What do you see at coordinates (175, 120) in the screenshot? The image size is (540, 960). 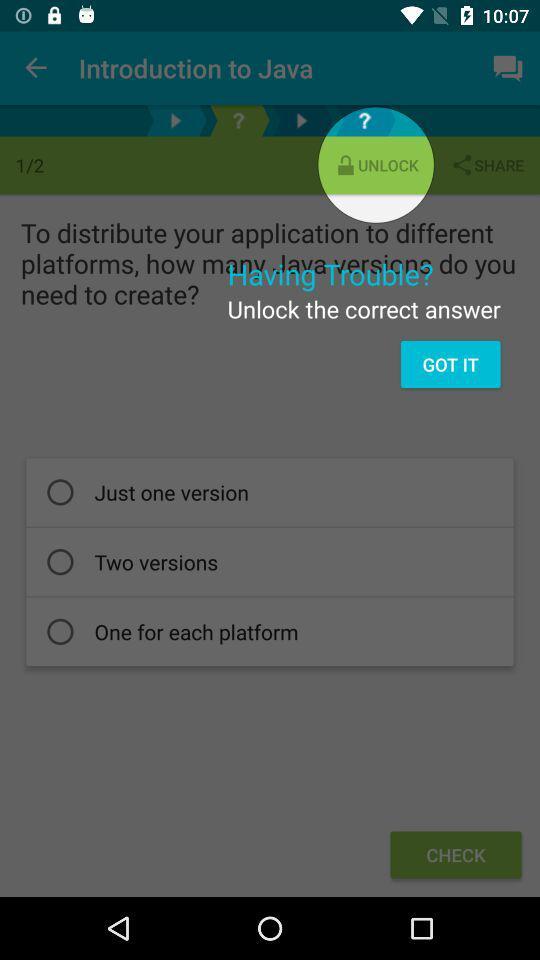 I see `start the previous lesson` at bounding box center [175, 120].